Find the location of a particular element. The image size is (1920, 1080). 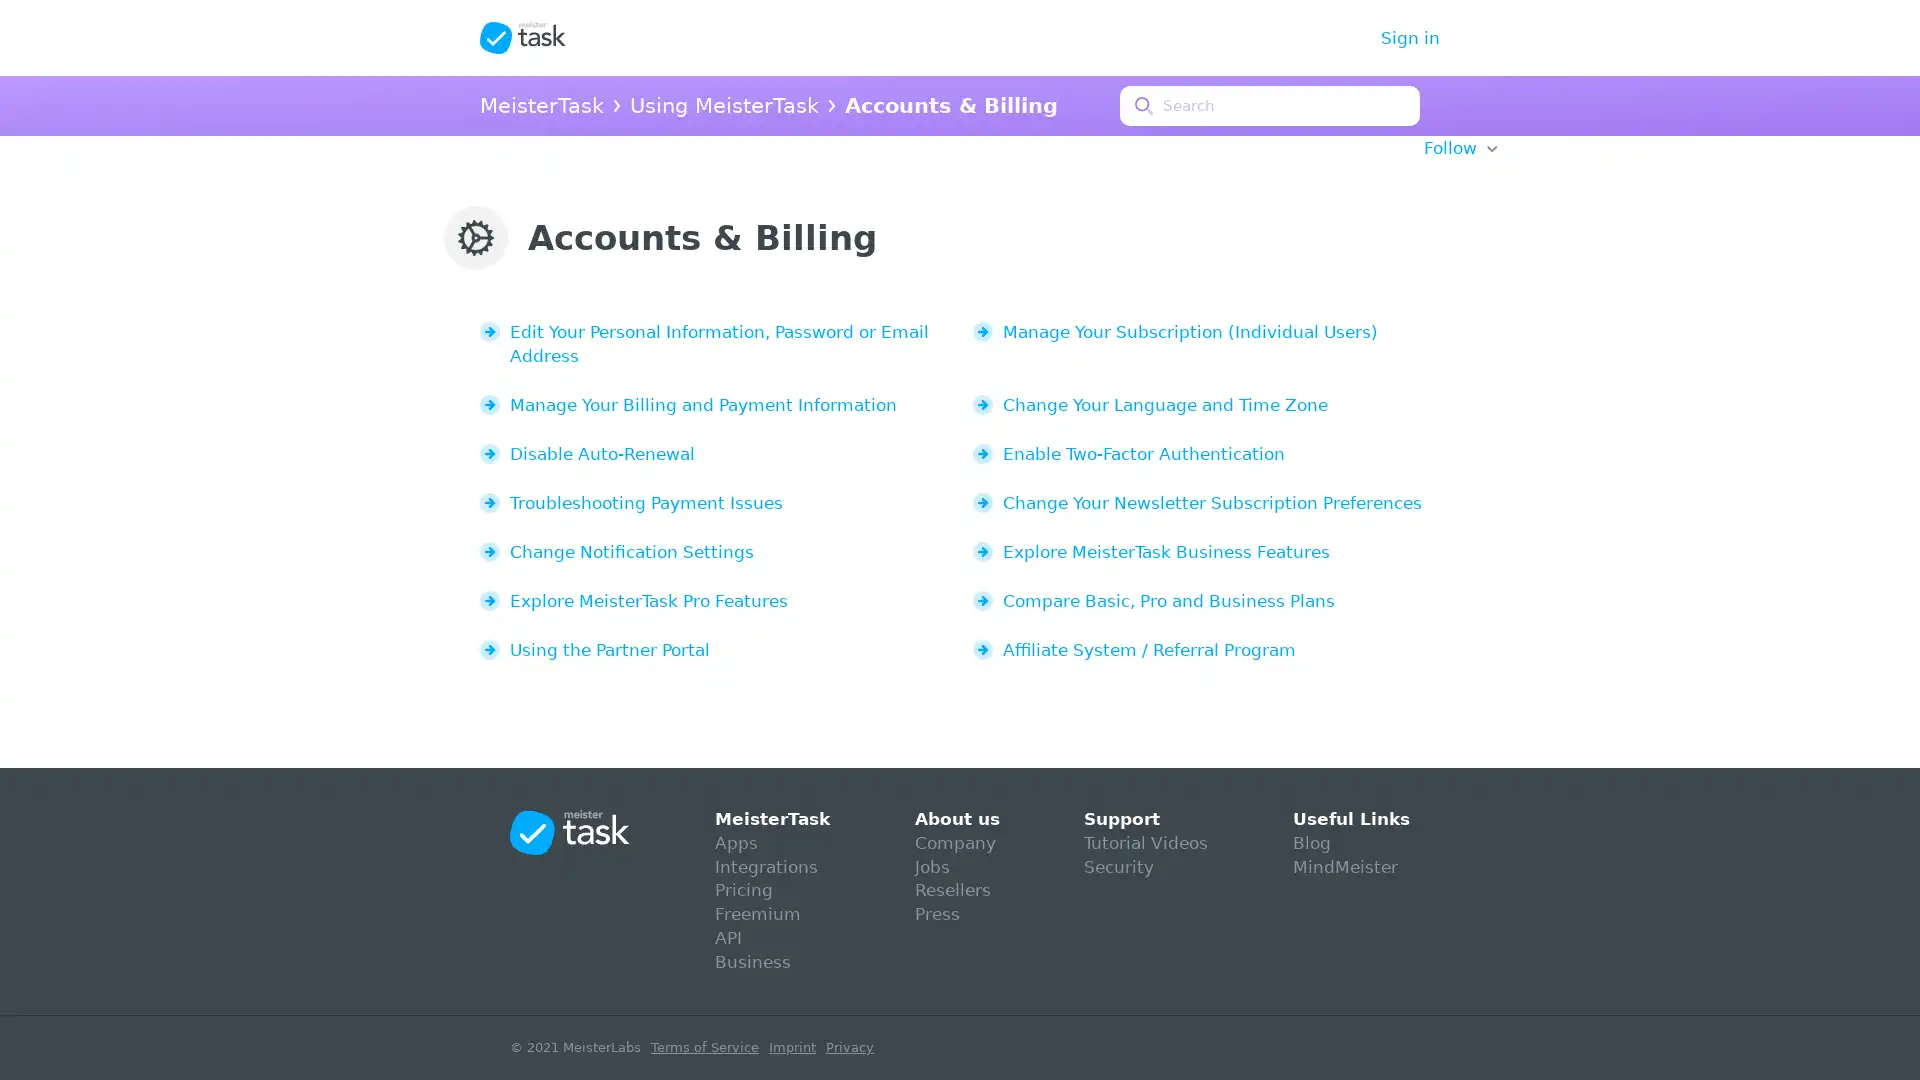

Follow is located at coordinates (1459, 147).